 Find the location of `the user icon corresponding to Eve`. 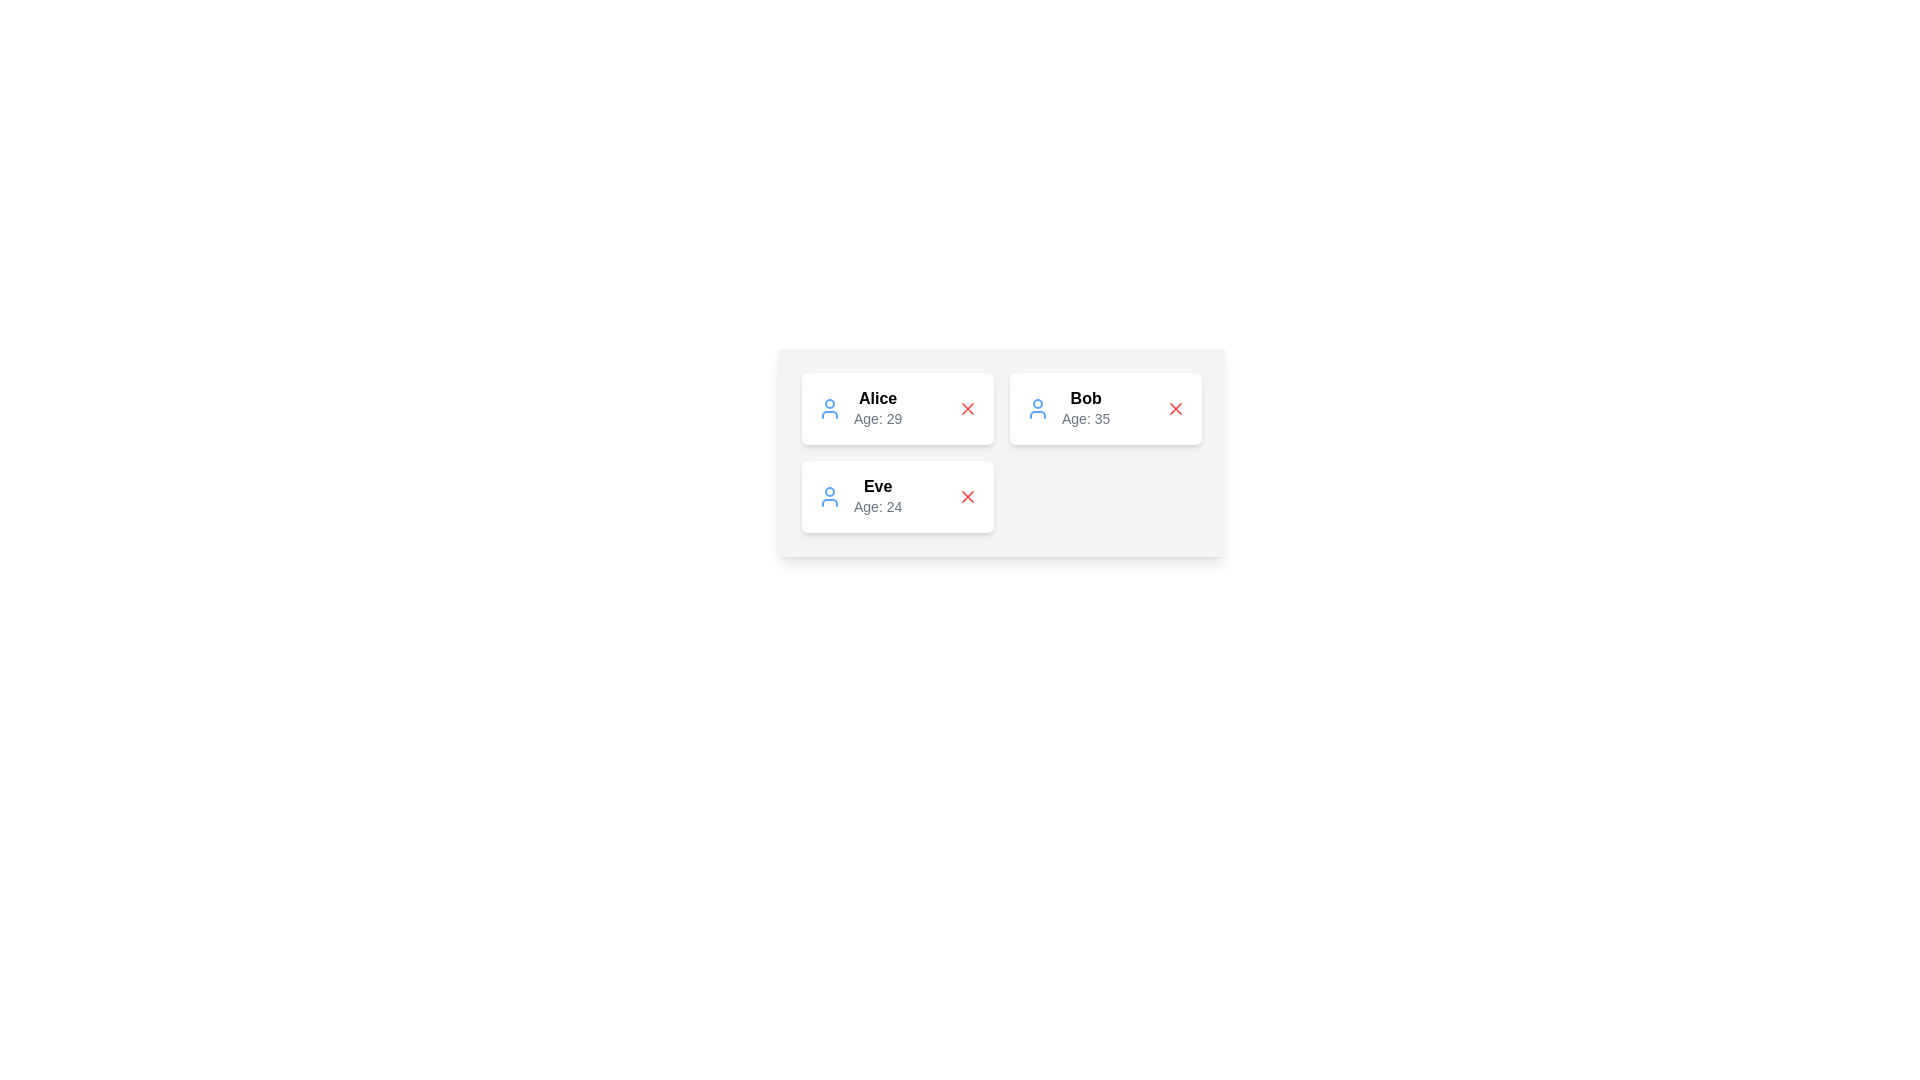

the user icon corresponding to Eve is located at coordinates (830, 496).